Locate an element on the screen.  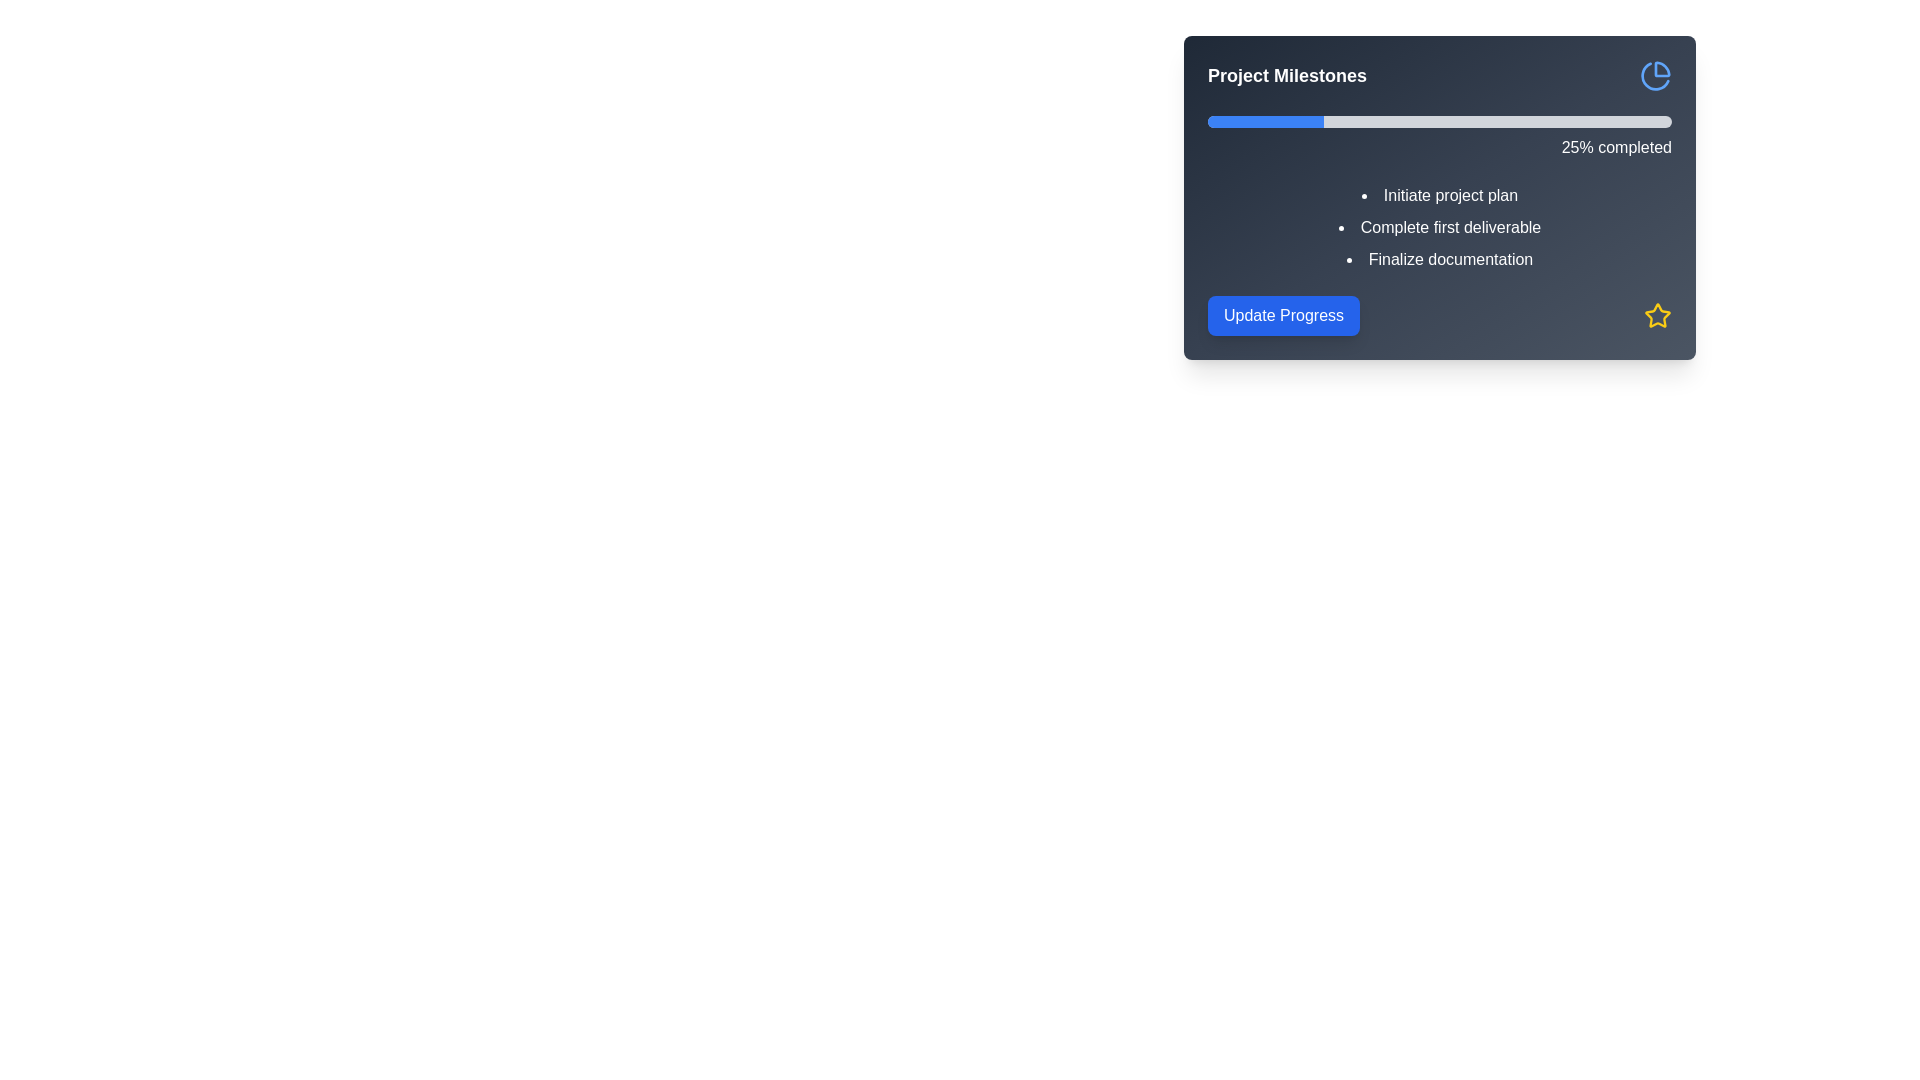
the text label displaying 'Finalize documentation', which is the third bullet point item under the heading 'Project Milestones', styled with a white bullet point on a dark blue background is located at coordinates (1440, 258).